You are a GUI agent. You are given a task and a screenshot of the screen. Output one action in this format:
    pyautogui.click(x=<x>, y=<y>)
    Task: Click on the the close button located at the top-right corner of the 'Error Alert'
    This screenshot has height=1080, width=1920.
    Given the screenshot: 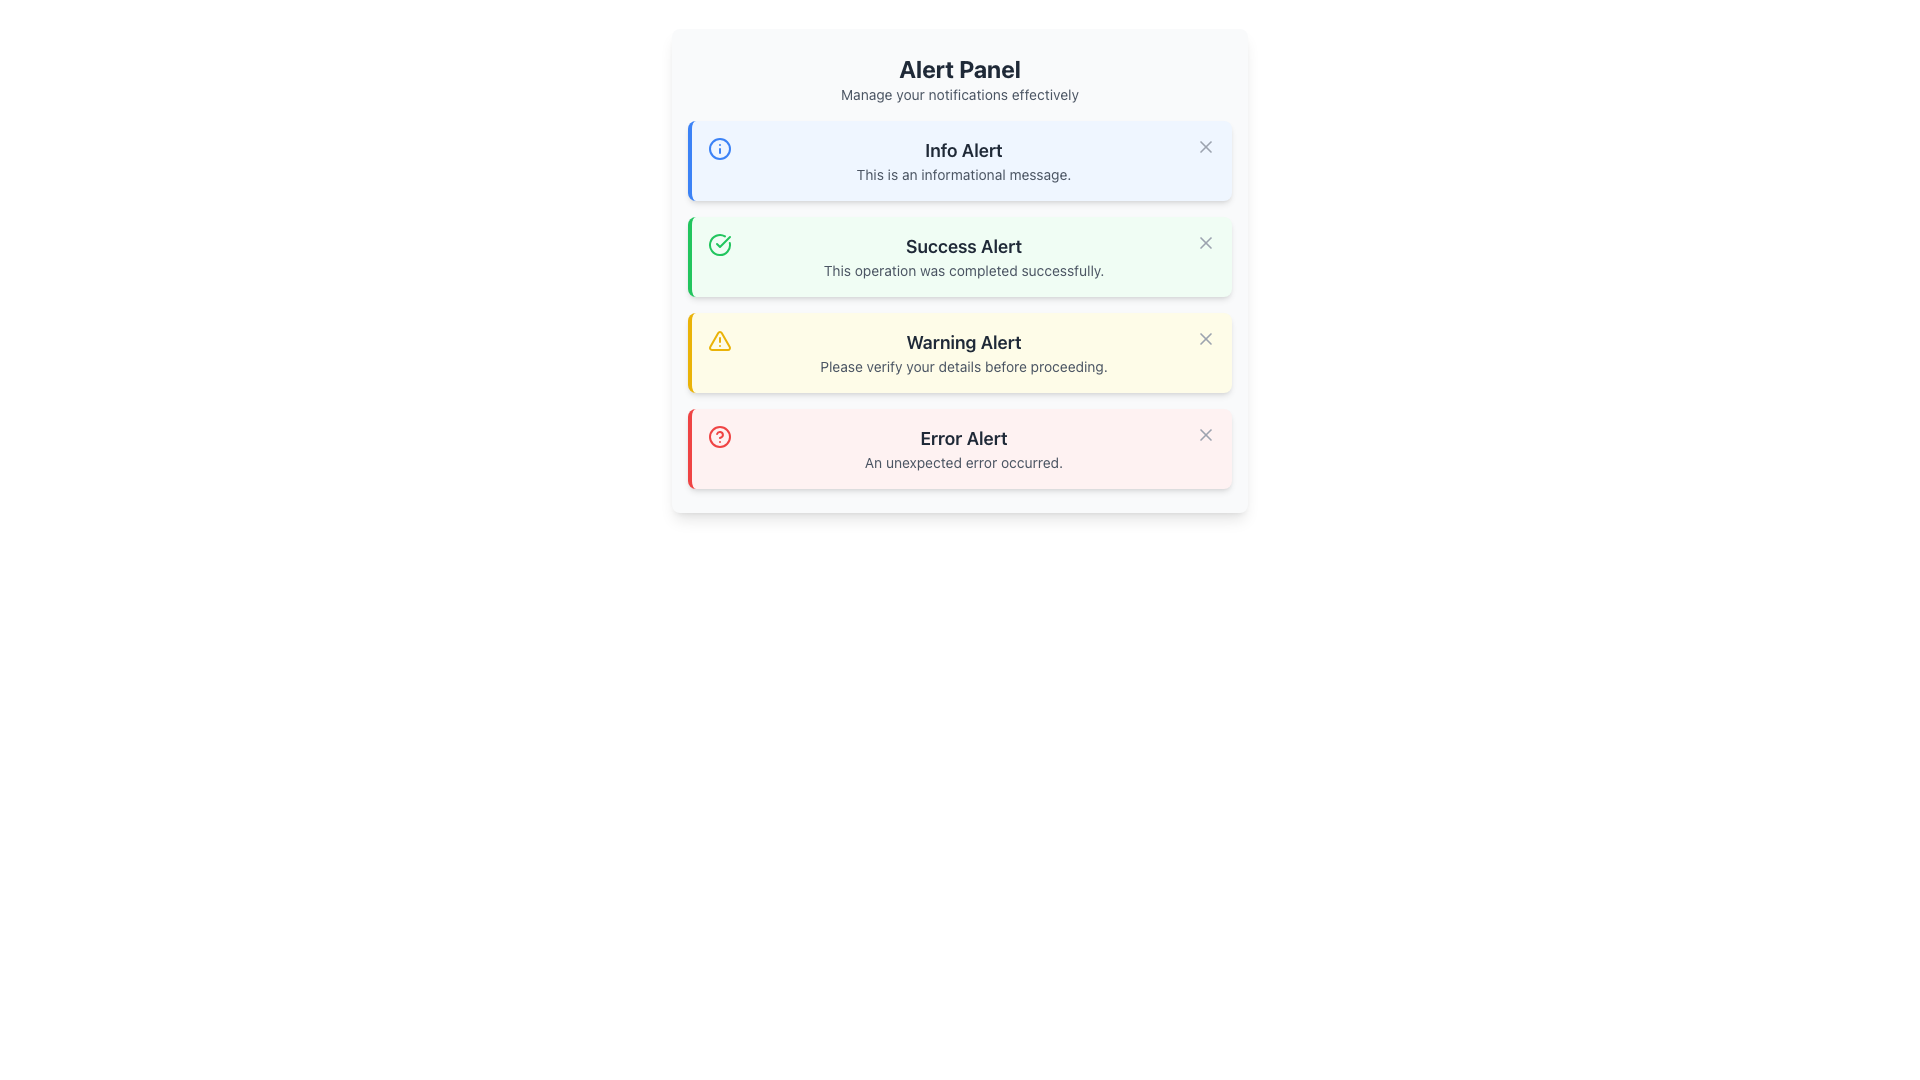 What is the action you would take?
    pyautogui.click(x=1204, y=434)
    